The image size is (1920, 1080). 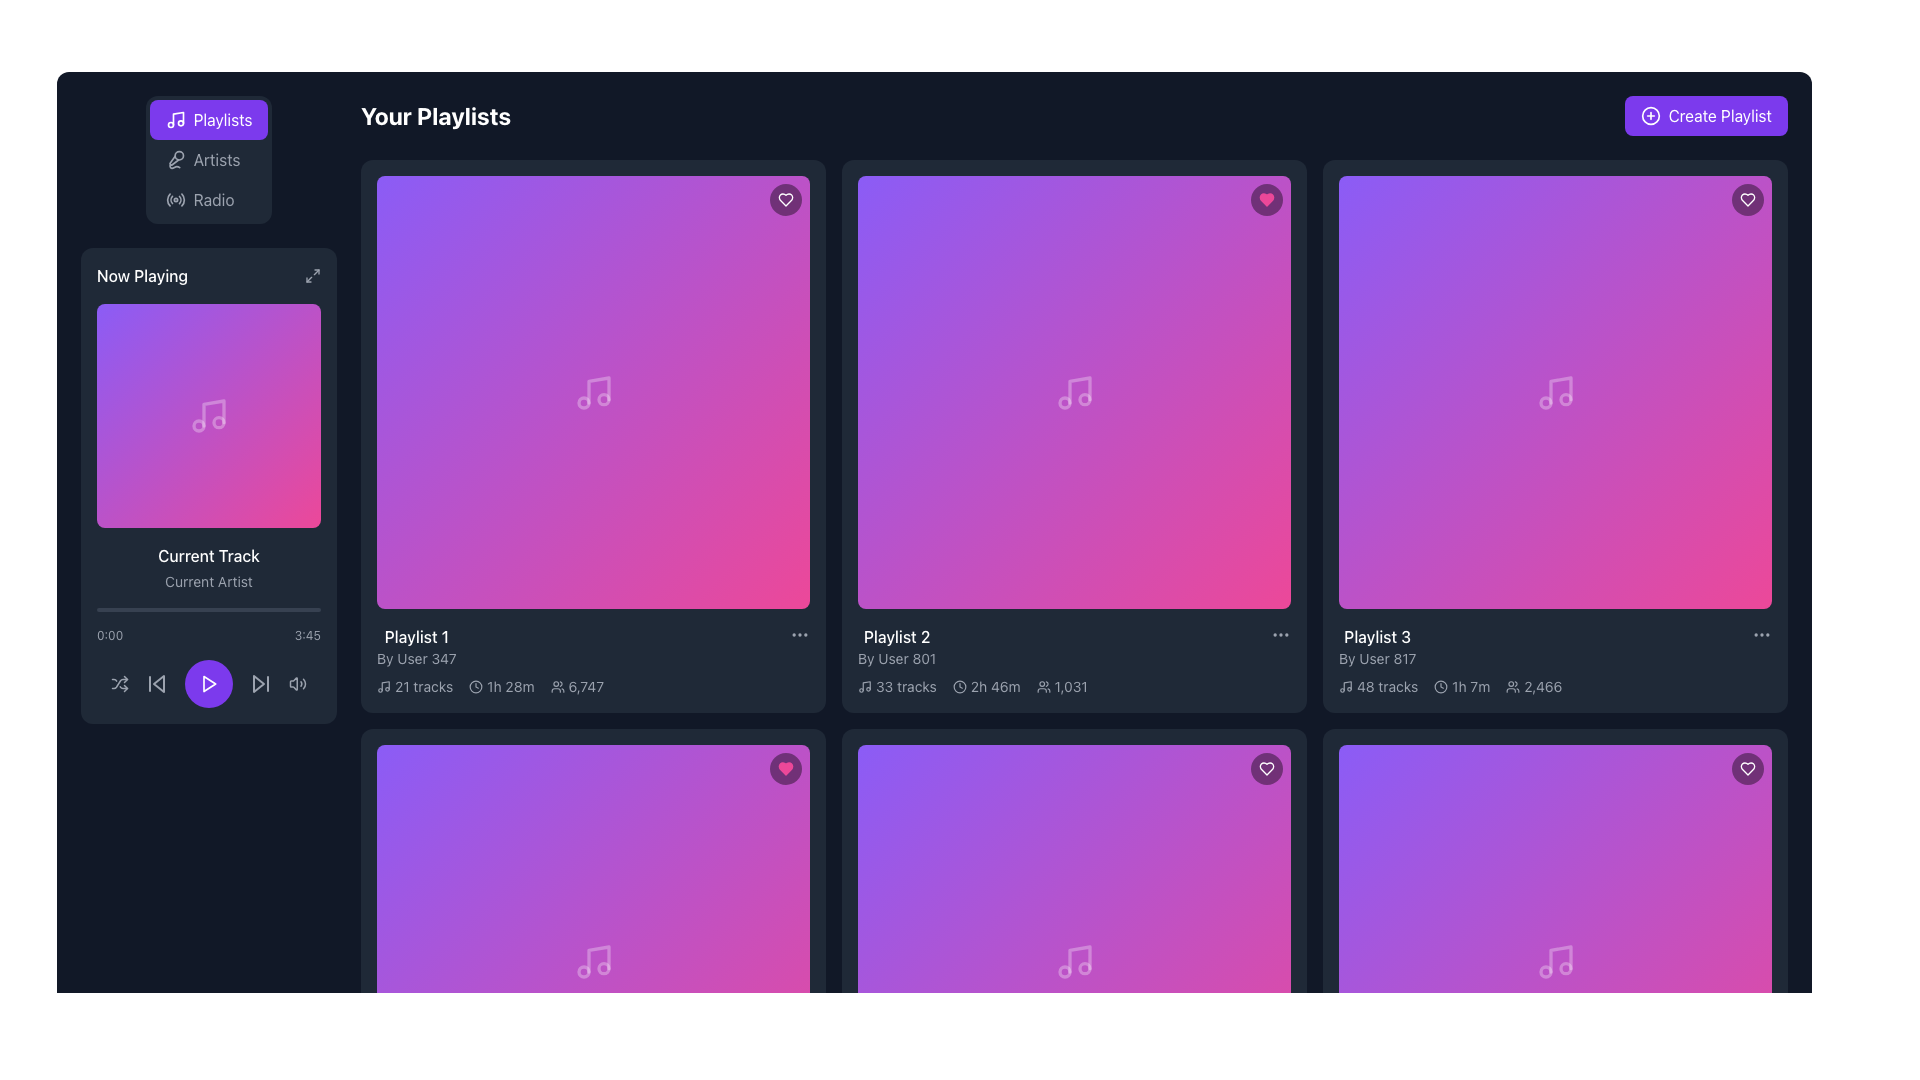 I want to click on 'Current Artist' label, which is styled in a smaller, light gray font and located below the 'Current Track' title in the 'Now Playing' section, so click(x=209, y=582).